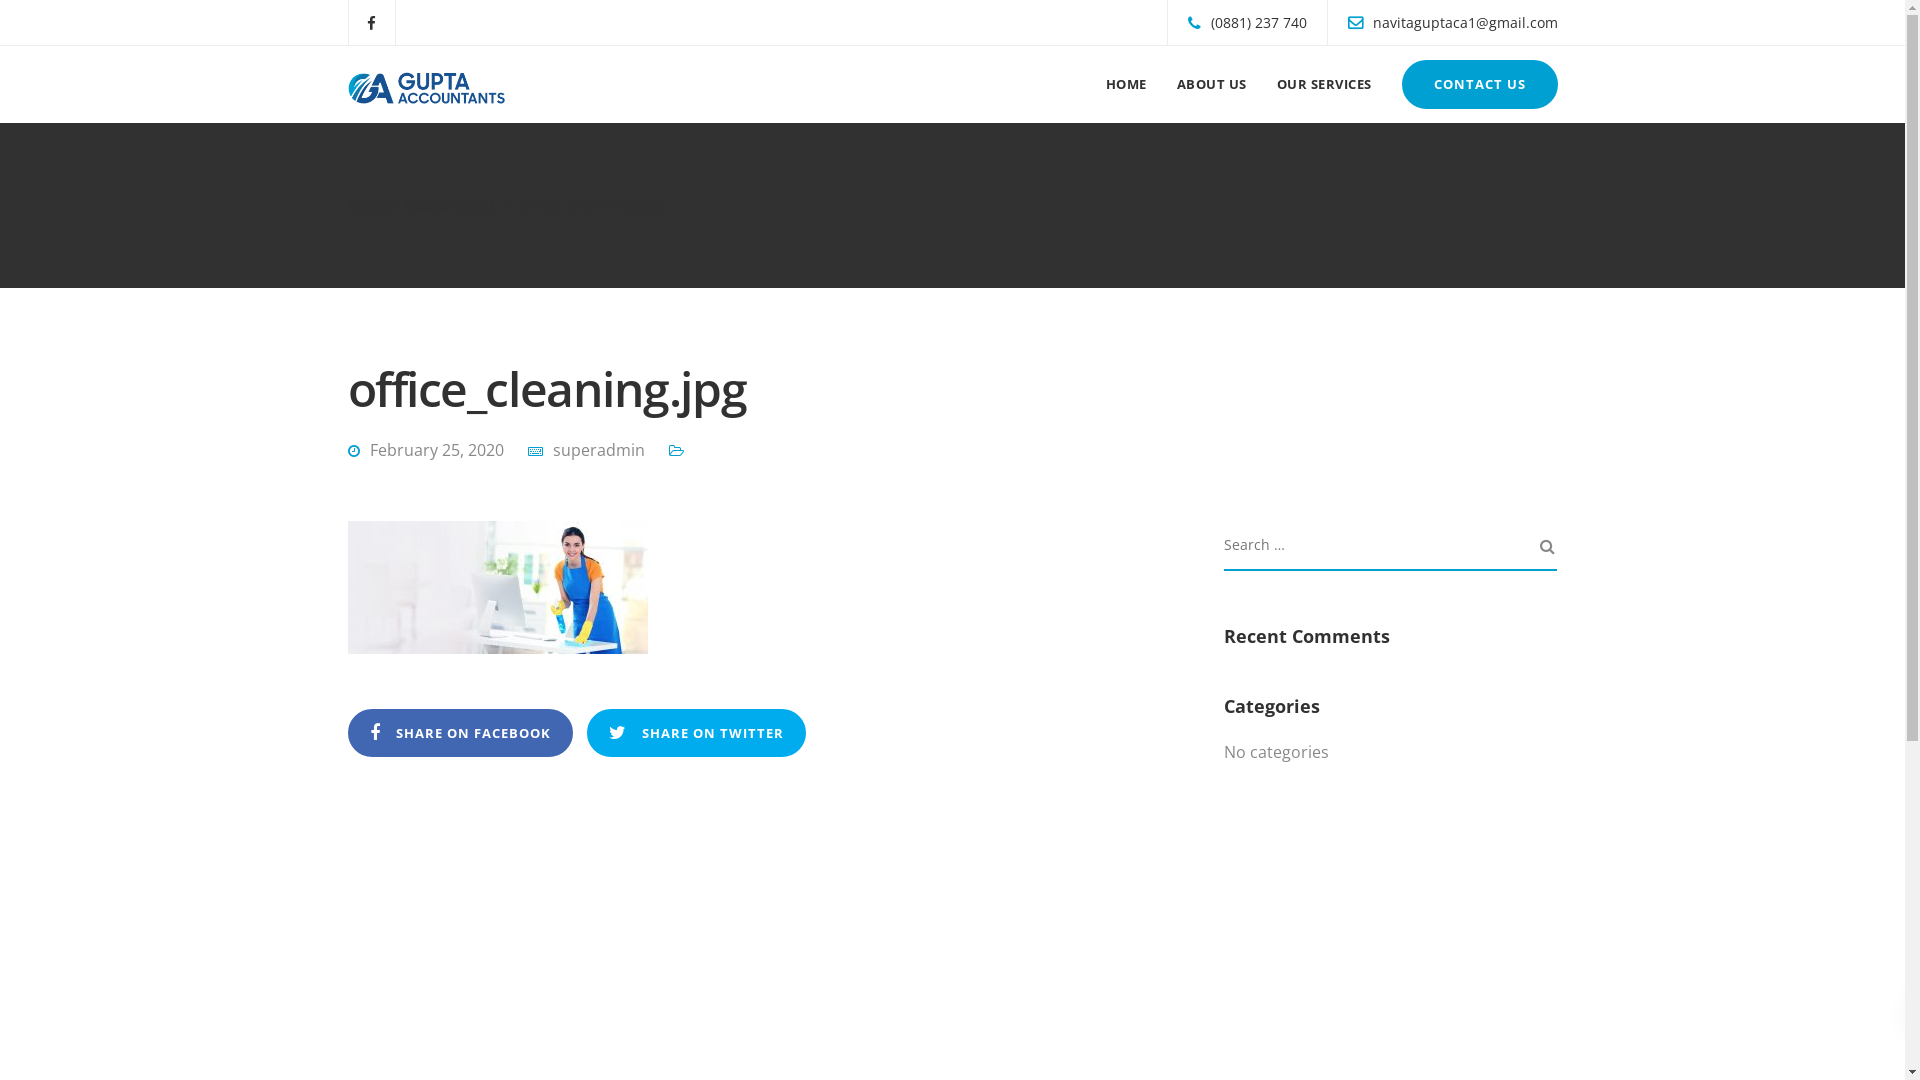  What do you see at coordinates (1125, 83) in the screenshot?
I see `'HOME'` at bounding box center [1125, 83].